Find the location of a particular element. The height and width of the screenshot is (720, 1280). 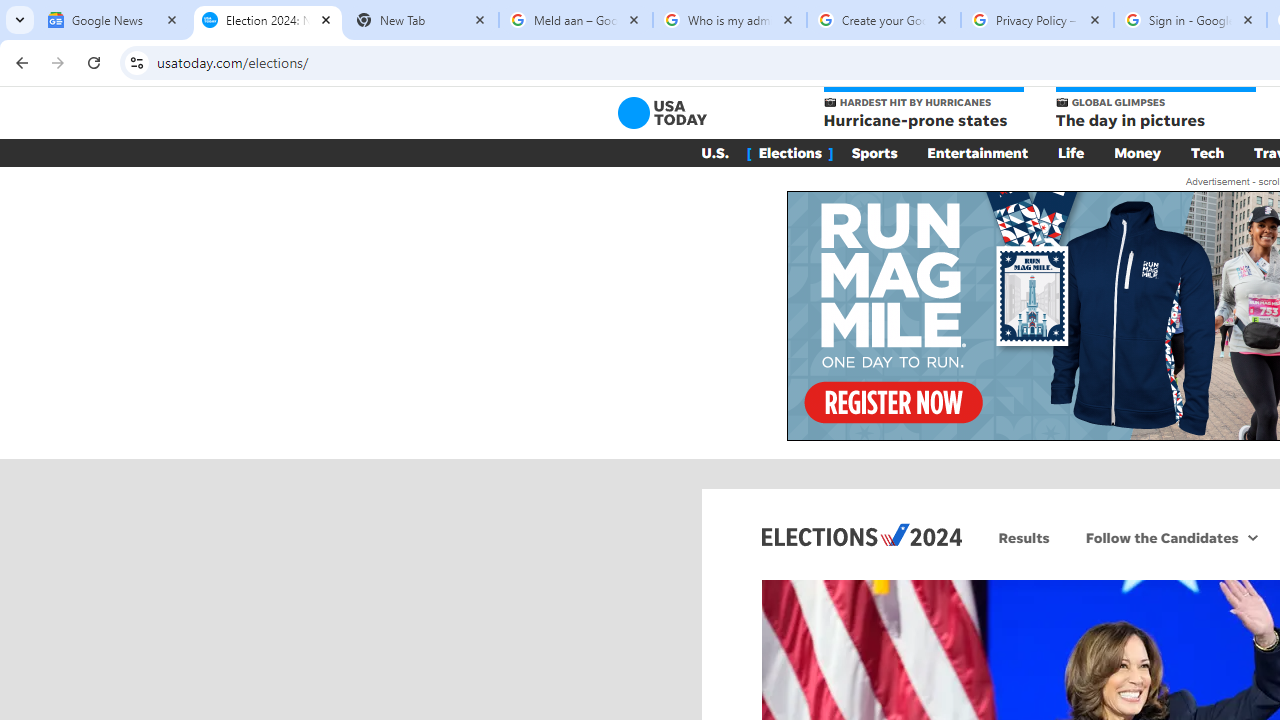

'New Tab' is located at coordinates (420, 20).